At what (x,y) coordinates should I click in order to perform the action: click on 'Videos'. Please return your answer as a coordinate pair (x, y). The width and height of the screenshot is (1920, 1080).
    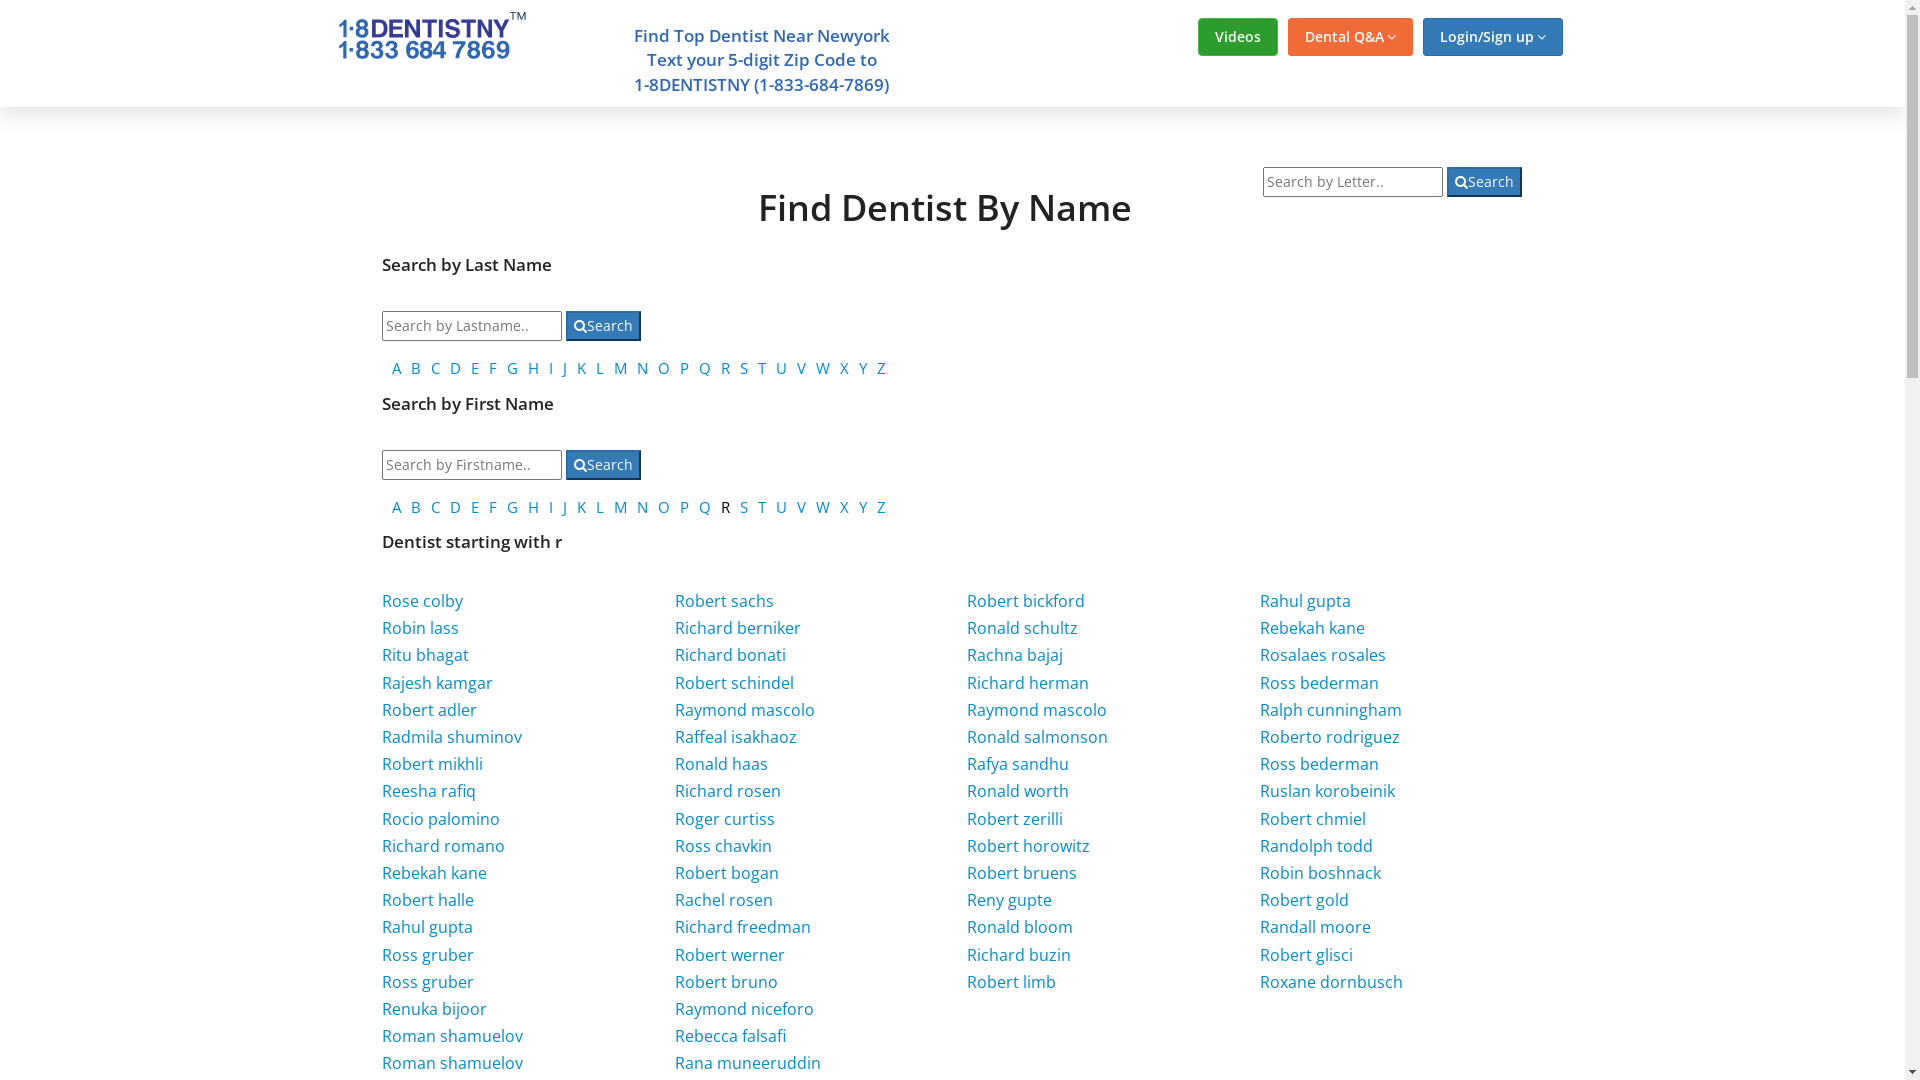
    Looking at the image, I should click on (1198, 37).